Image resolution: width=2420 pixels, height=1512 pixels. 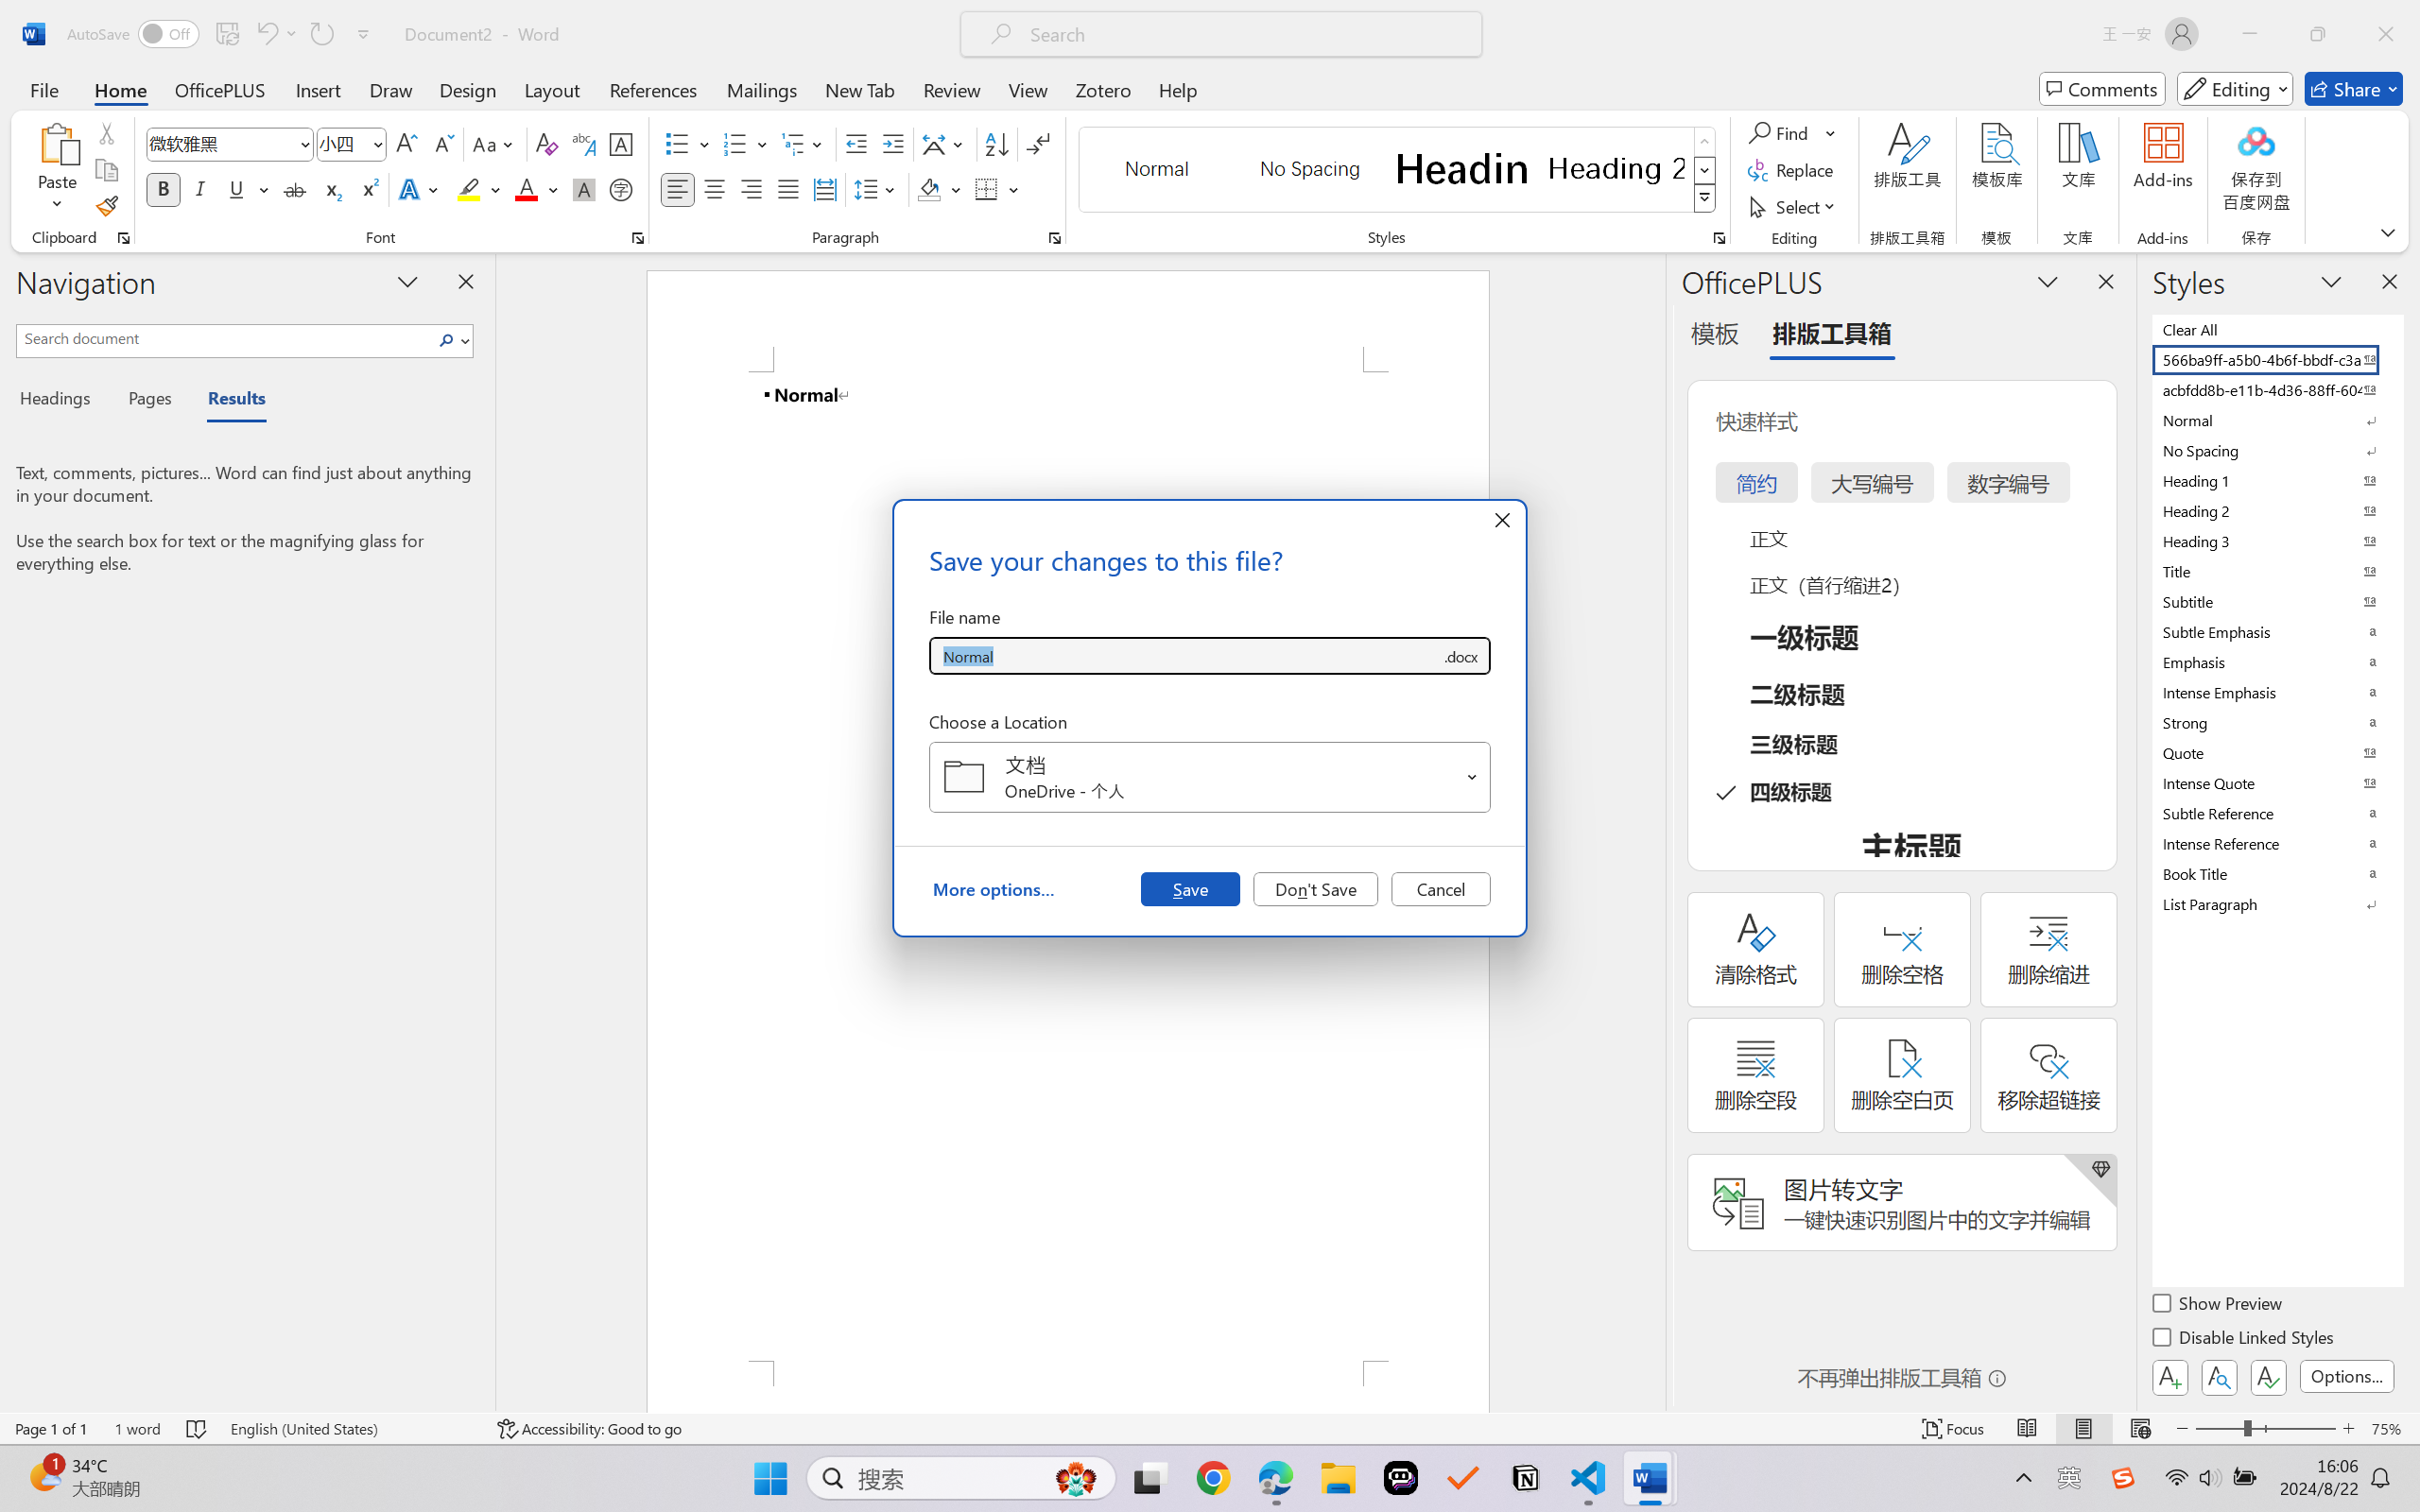 I want to click on 'Bullets', so click(x=687, y=144).